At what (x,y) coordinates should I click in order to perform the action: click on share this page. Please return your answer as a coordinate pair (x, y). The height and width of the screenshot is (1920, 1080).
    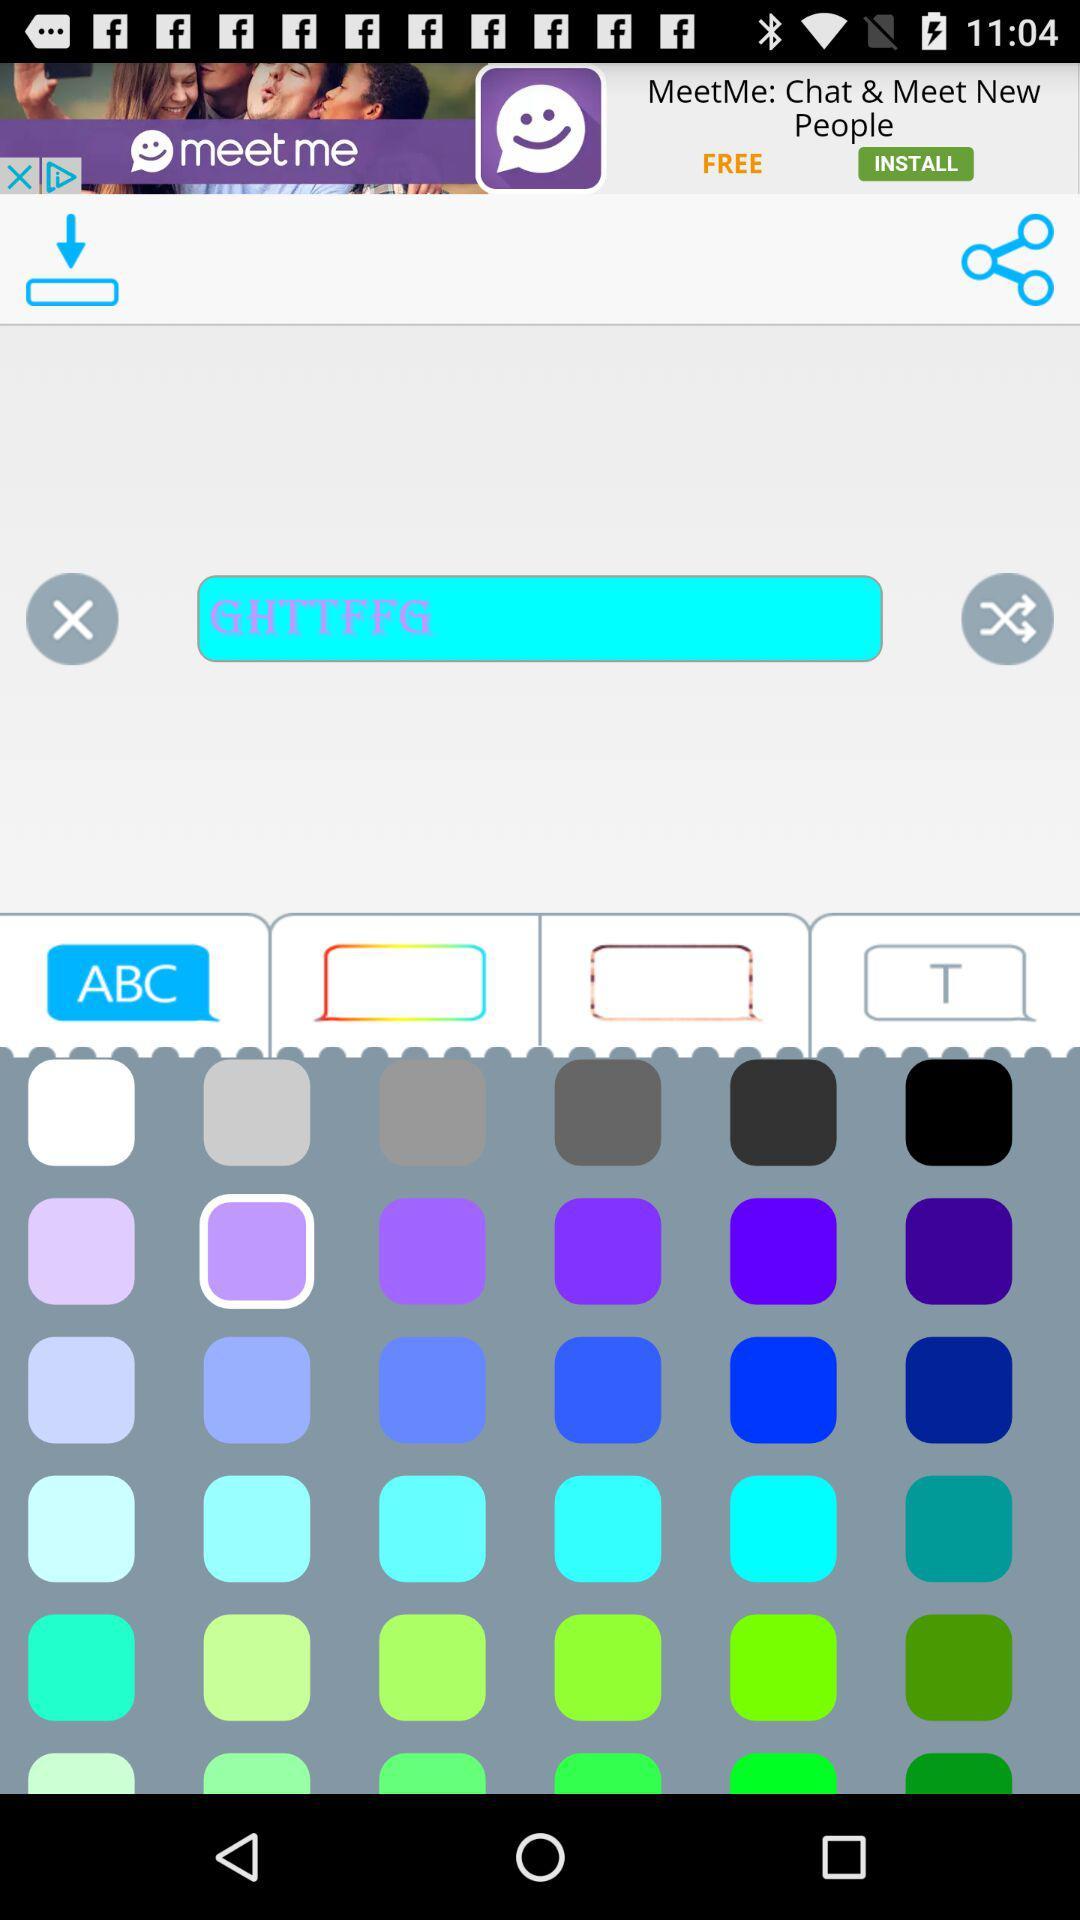
    Looking at the image, I should click on (1007, 258).